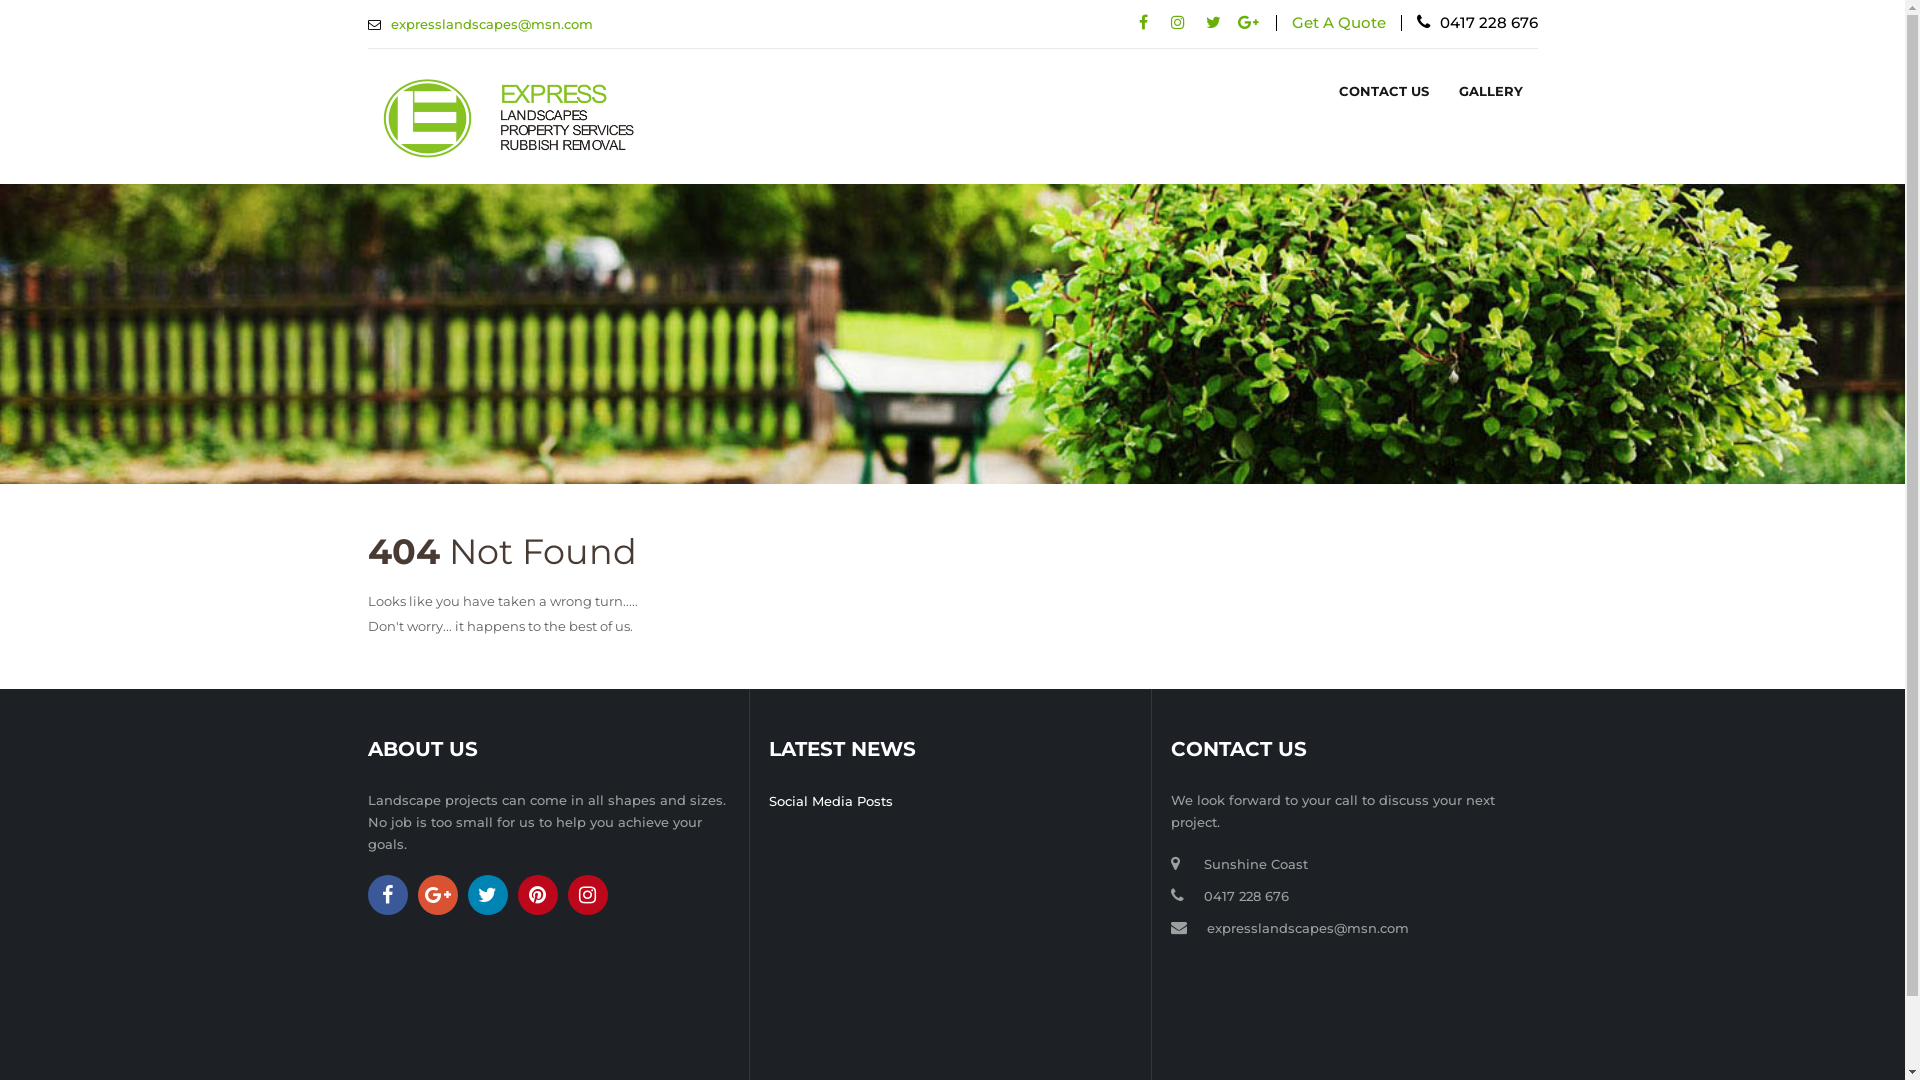  I want to click on 'twitter', so click(1212, 22).